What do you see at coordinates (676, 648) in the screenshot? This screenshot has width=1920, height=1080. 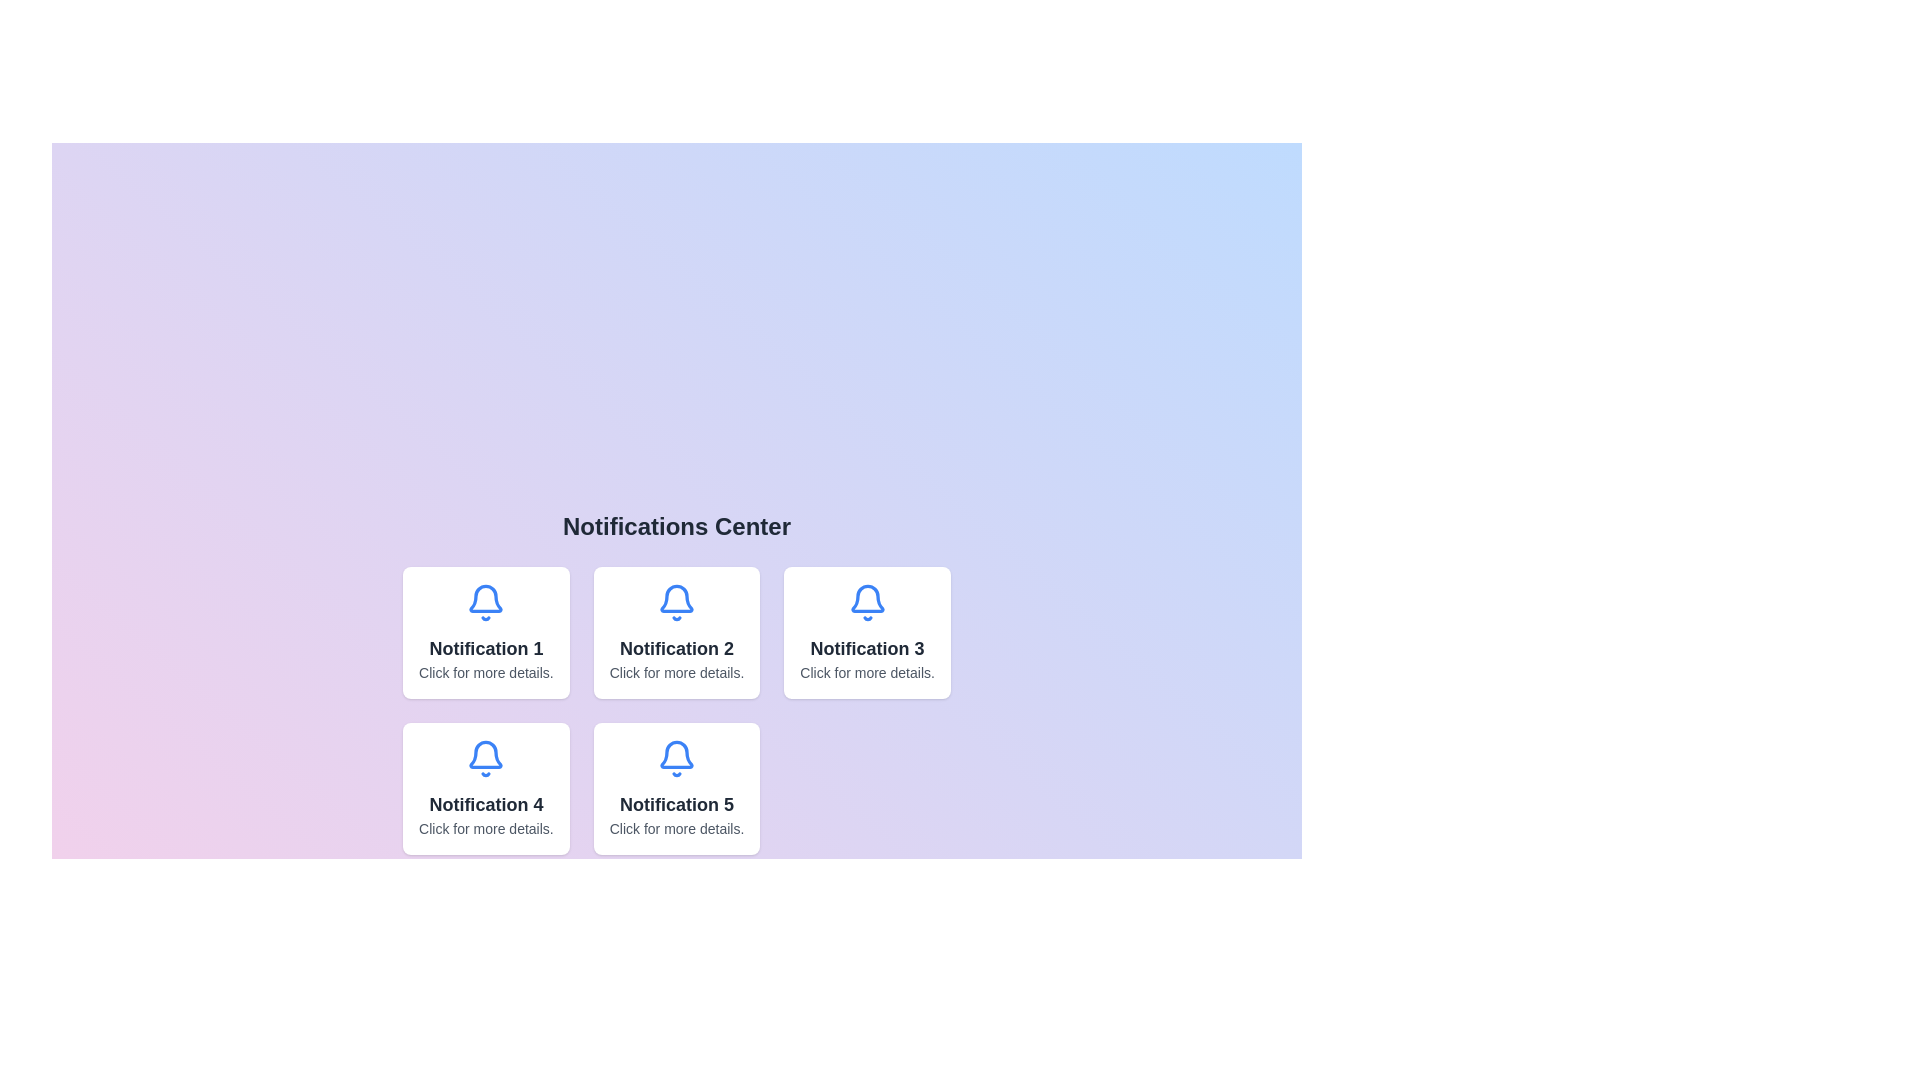 I see `text from the Text Label displaying 'Notification 2', which is centrally aligned and located within the Notifications Center page, just below the bell icon` at bounding box center [676, 648].